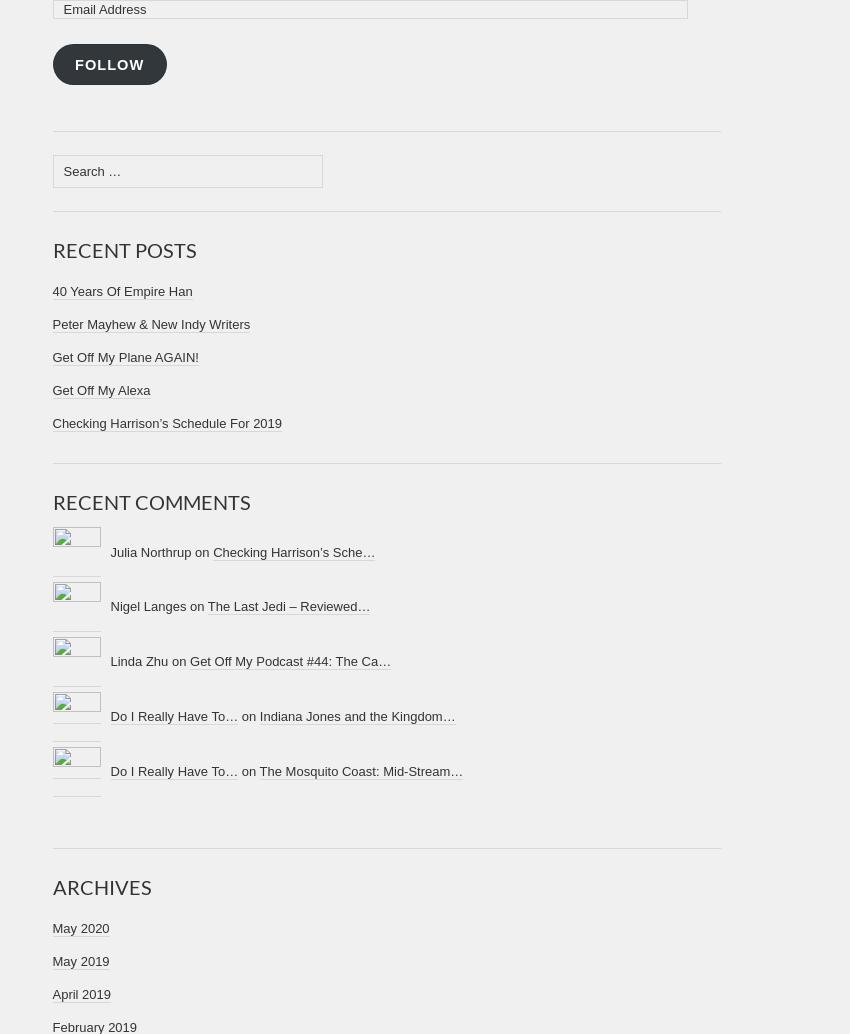 The height and width of the screenshot is (1034, 850). Describe the element at coordinates (359, 770) in the screenshot. I see `'The Mosquito Coast: Mid-Stream…'` at that location.